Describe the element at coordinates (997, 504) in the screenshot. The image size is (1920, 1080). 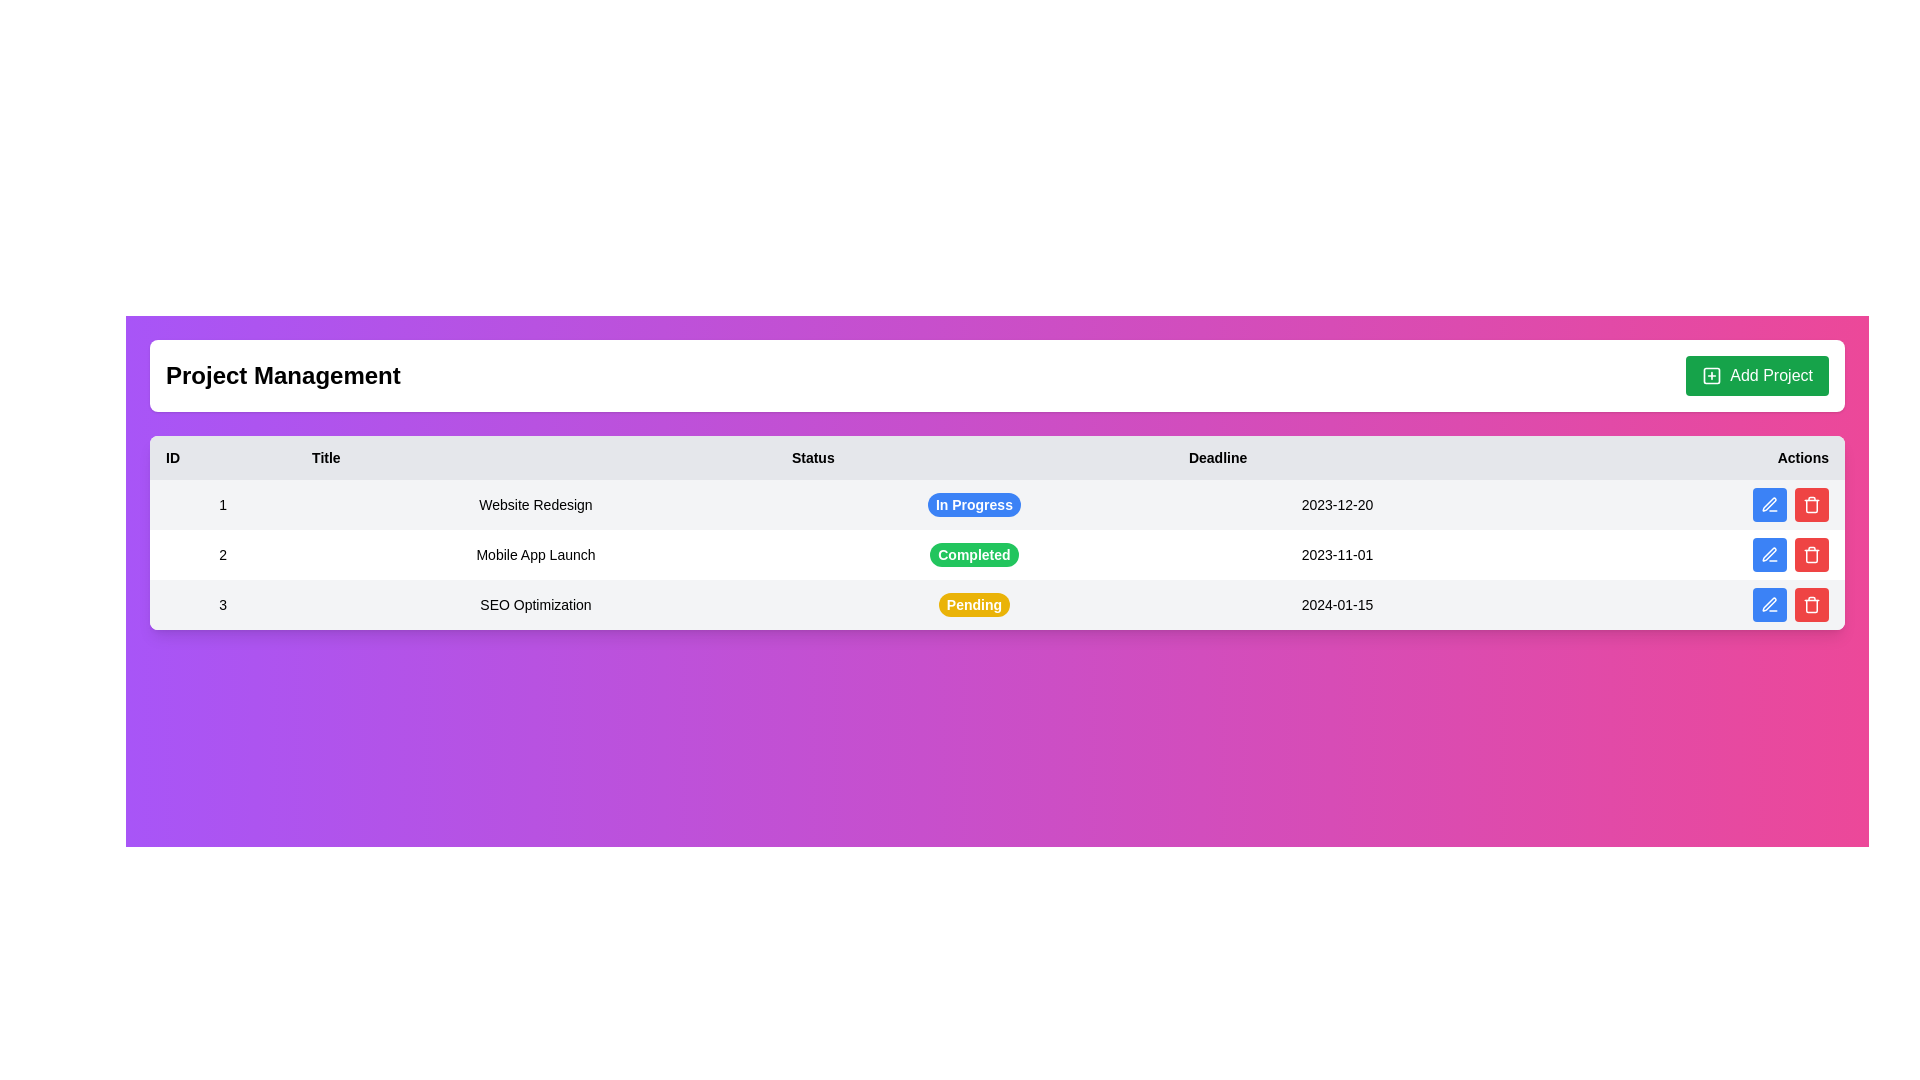
I see `the status badge in the first row of the project details table for 'Website Redesign'` at that location.